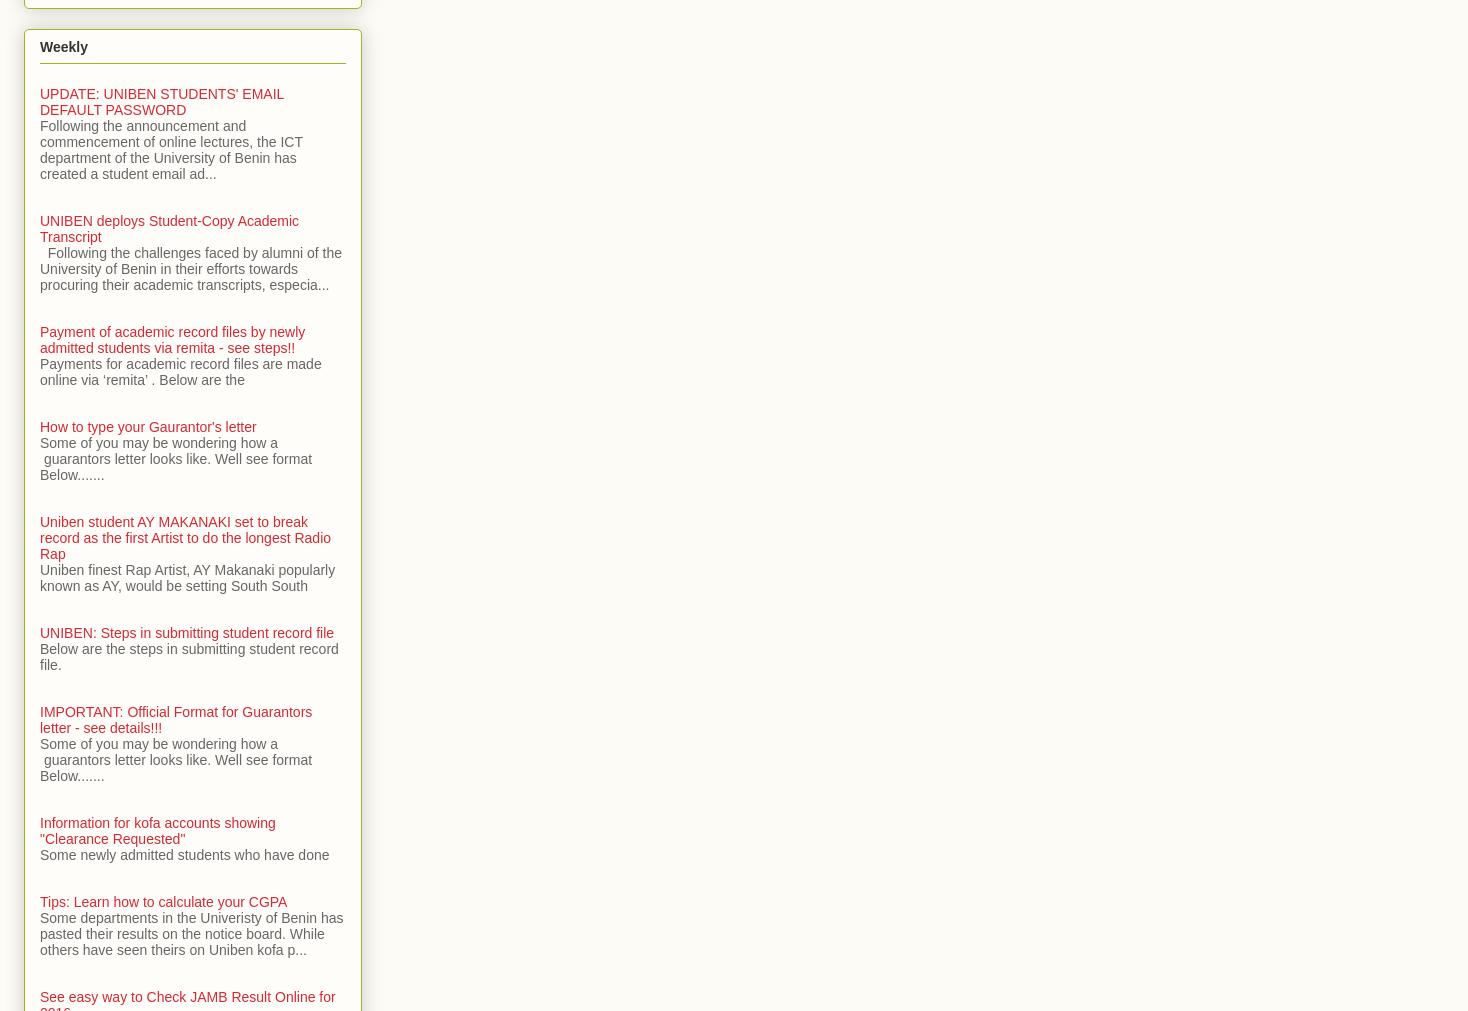  I want to click on 'Tips: Learn how to calculate your CGPA', so click(162, 901).